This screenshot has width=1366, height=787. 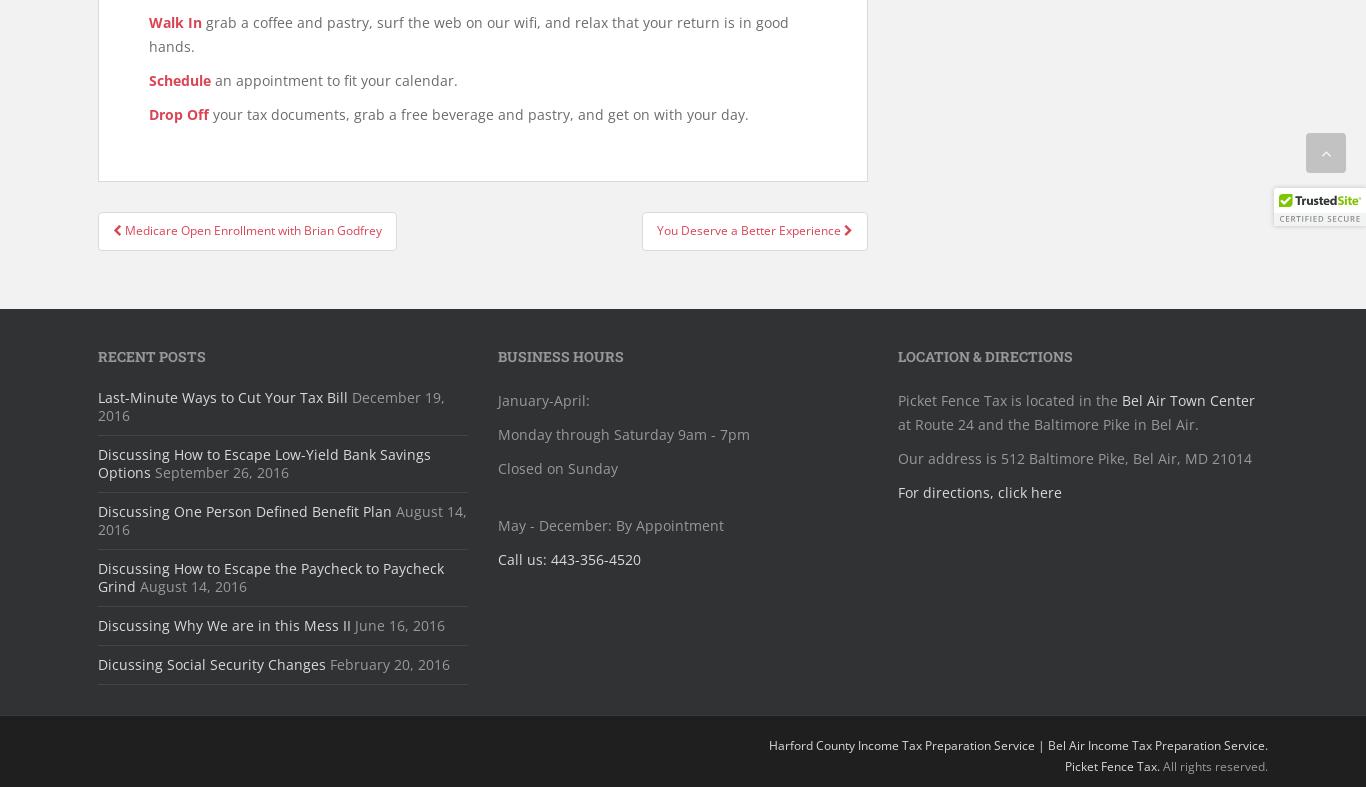 What do you see at coordinates (222, 397) in the screenshot?
I see `'Last-Minute Ways to Cut Your Tax Bill'` at bounding box center [222, 397].